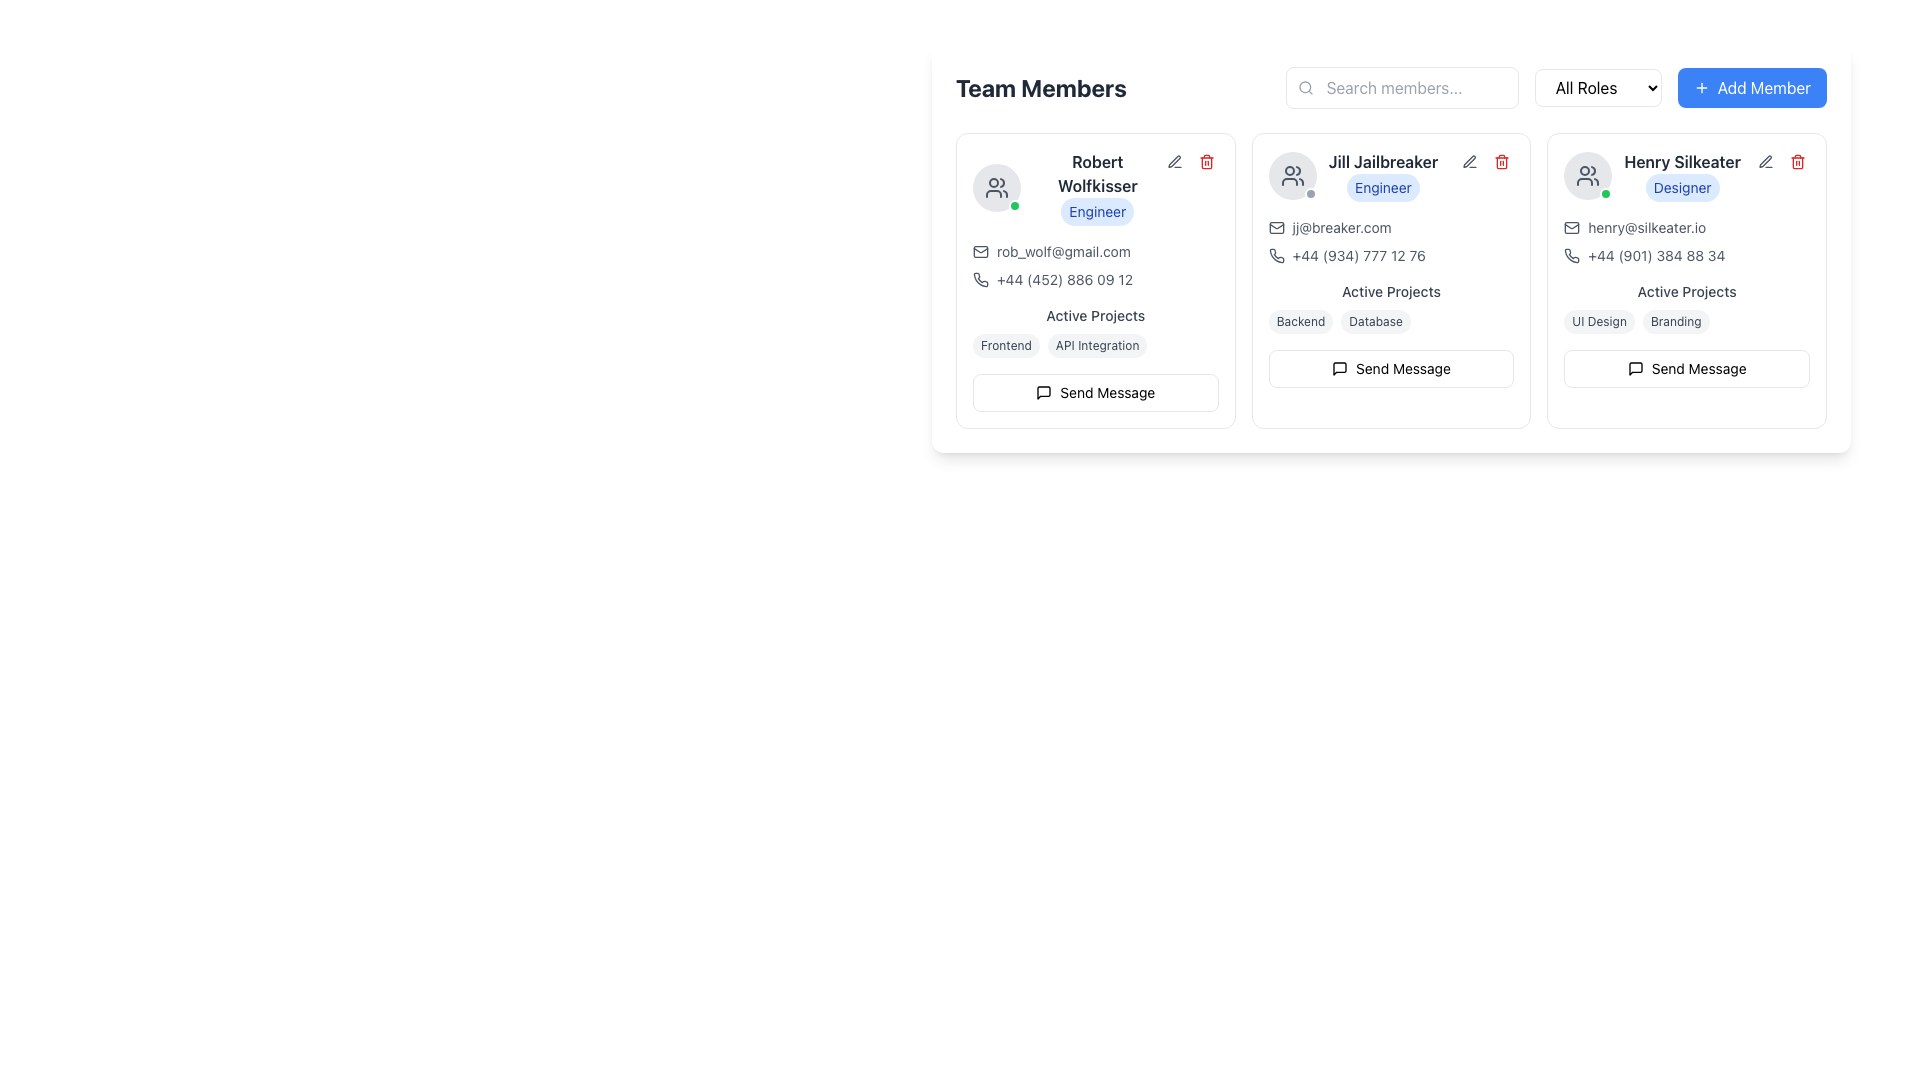 The width and height of the screenshot is (1920, 1080). What do you see at coordinates (1681, 161) in the screenshot?
I see `the Text label displaying 'Henry Silkeater' in bold, dark gray font located in the rightmost user card, positioned above the 'Designer' badge` at bounding box center [1681, 161].